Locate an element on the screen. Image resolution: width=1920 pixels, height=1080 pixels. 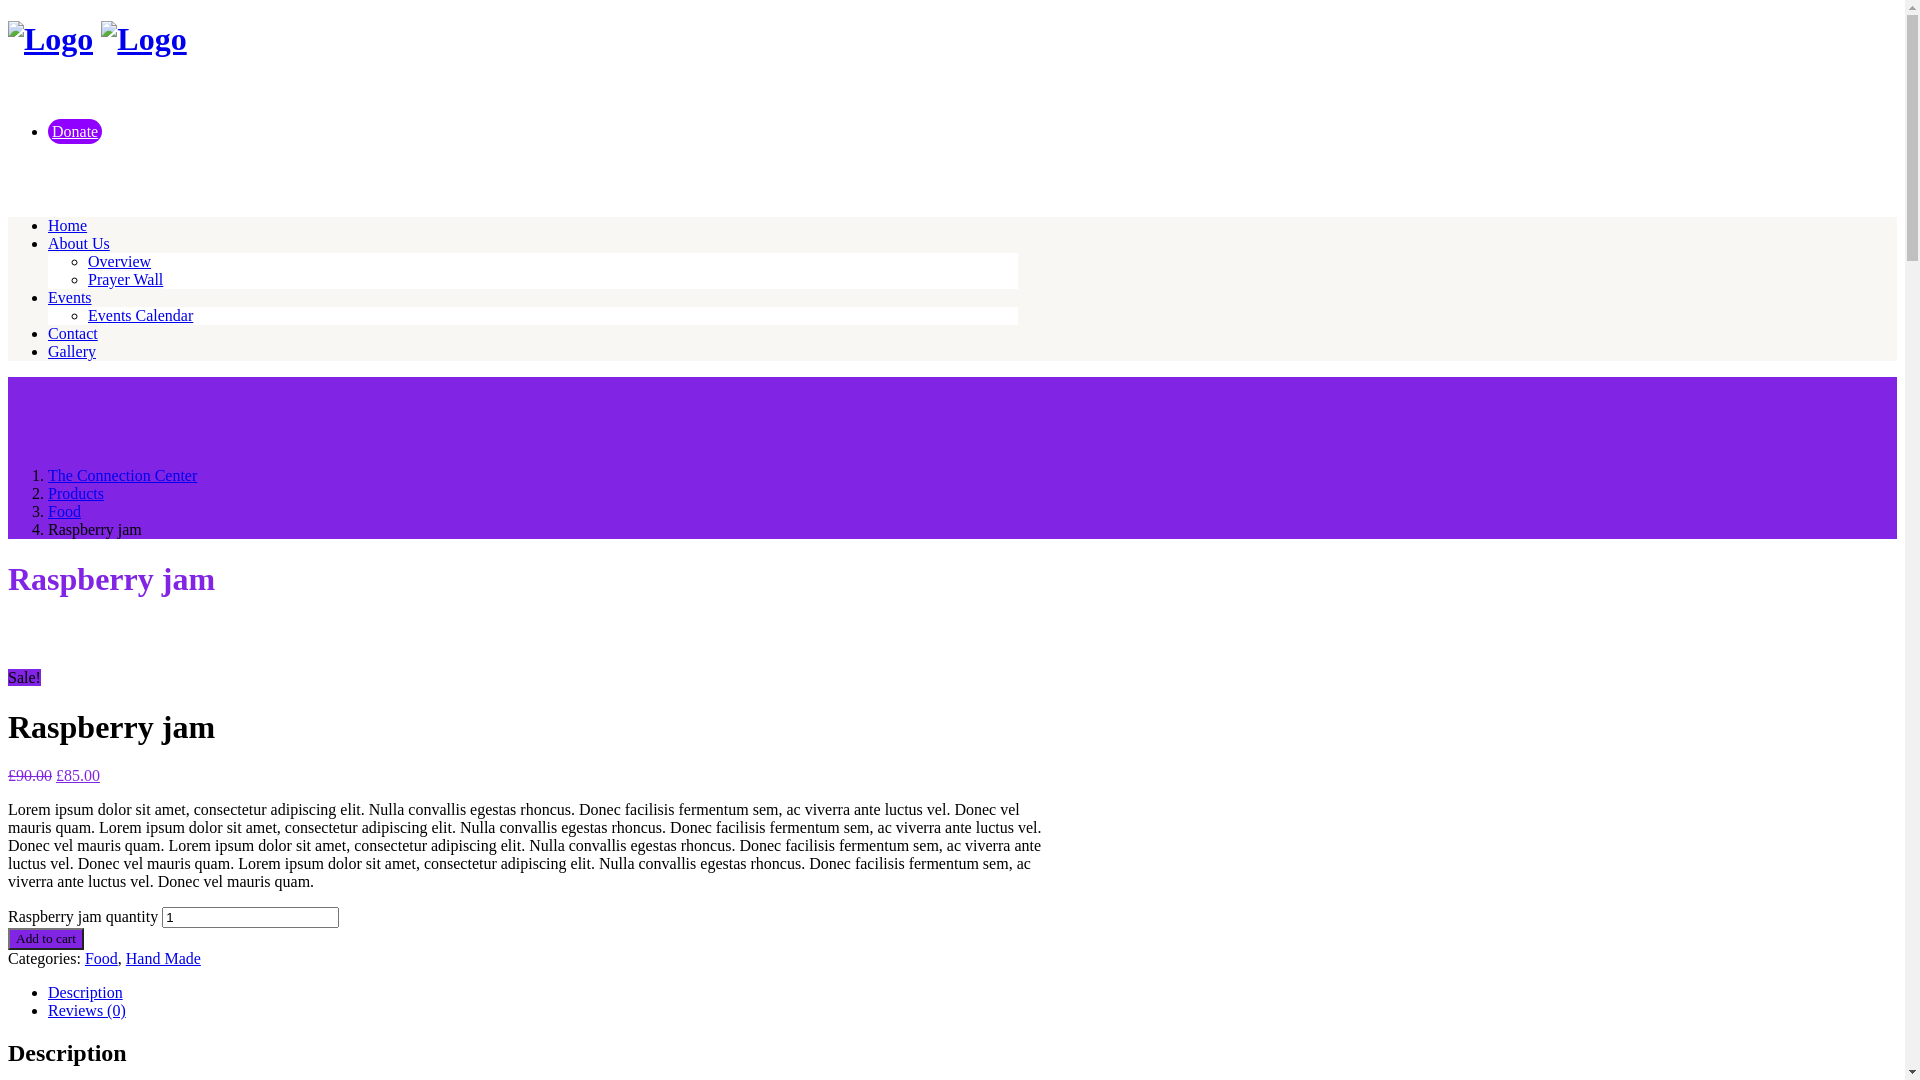
'About Us' is located at coordinates (48, 242).